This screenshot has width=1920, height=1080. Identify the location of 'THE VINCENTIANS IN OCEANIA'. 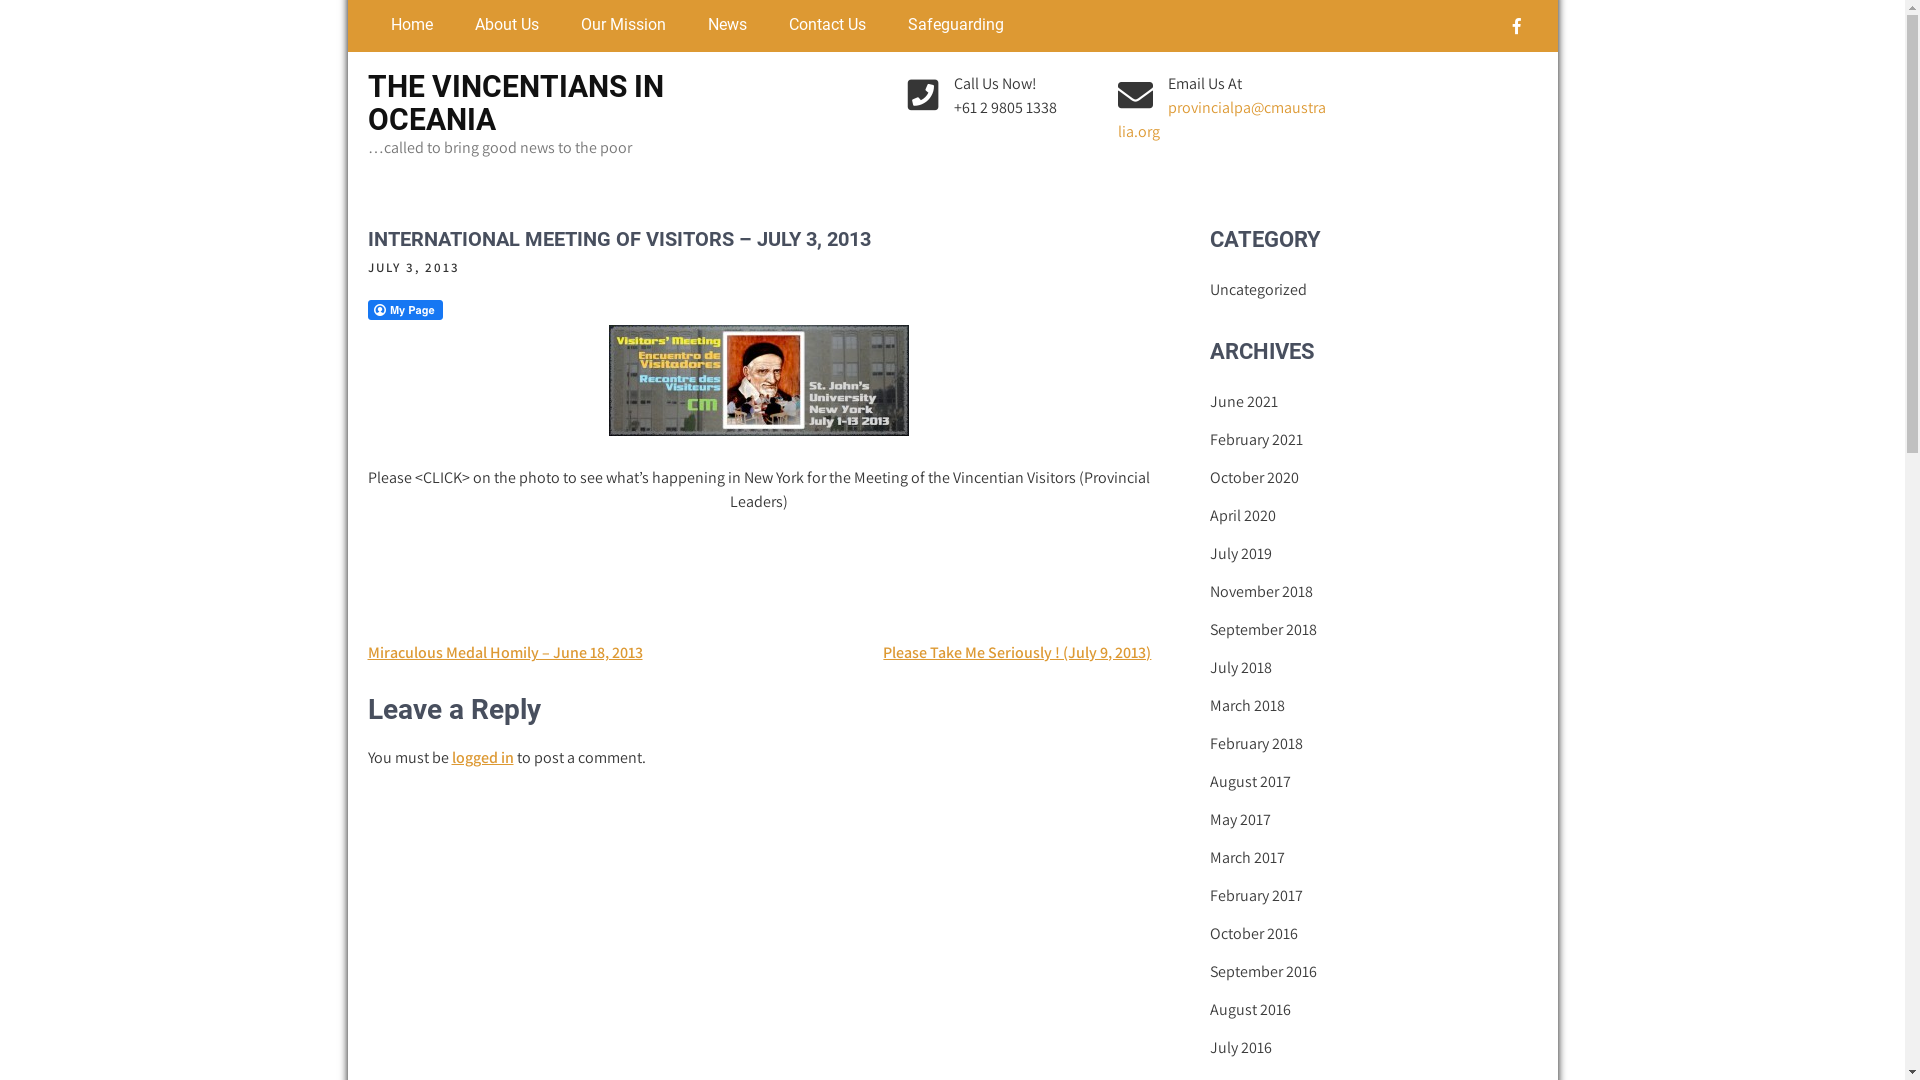
(515, 103).